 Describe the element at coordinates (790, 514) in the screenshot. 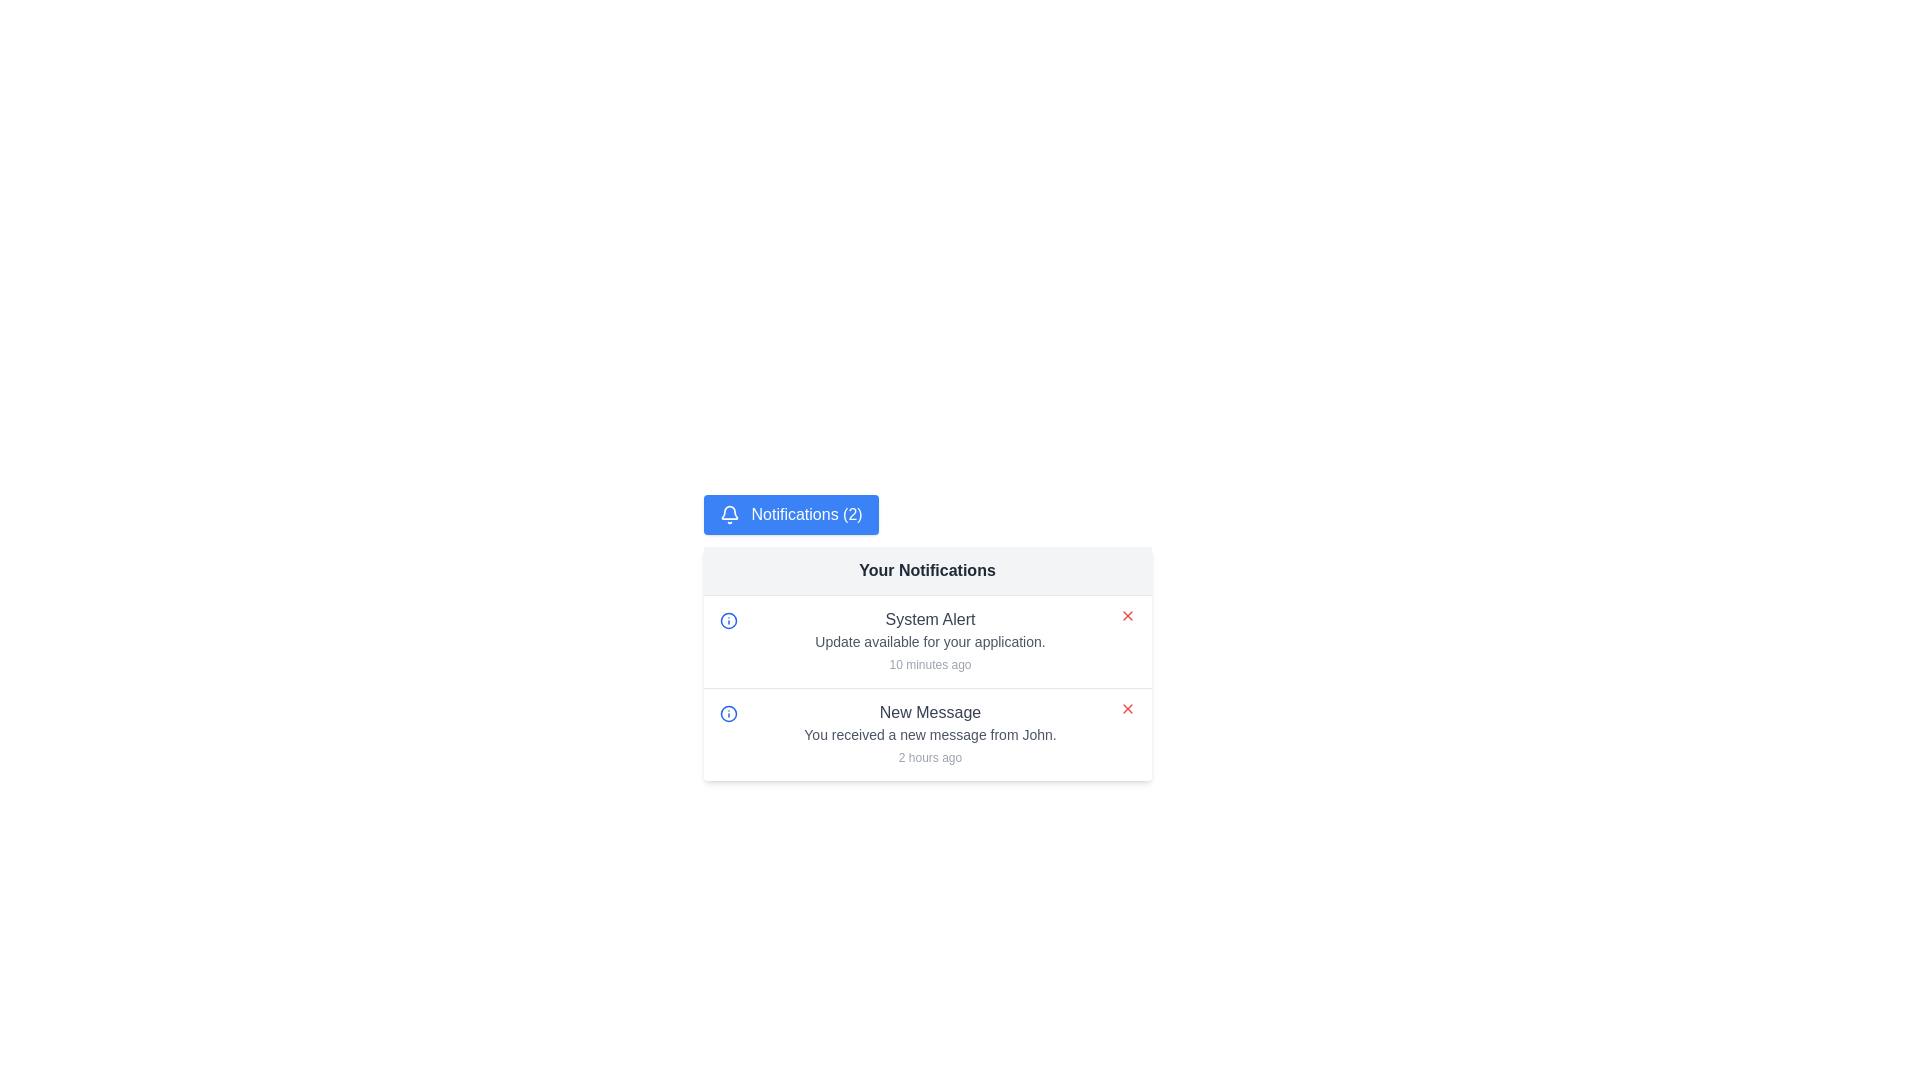

I see `the button that opens a dropdown menu for notifications, which is visually marked with the number '2'` at that location.